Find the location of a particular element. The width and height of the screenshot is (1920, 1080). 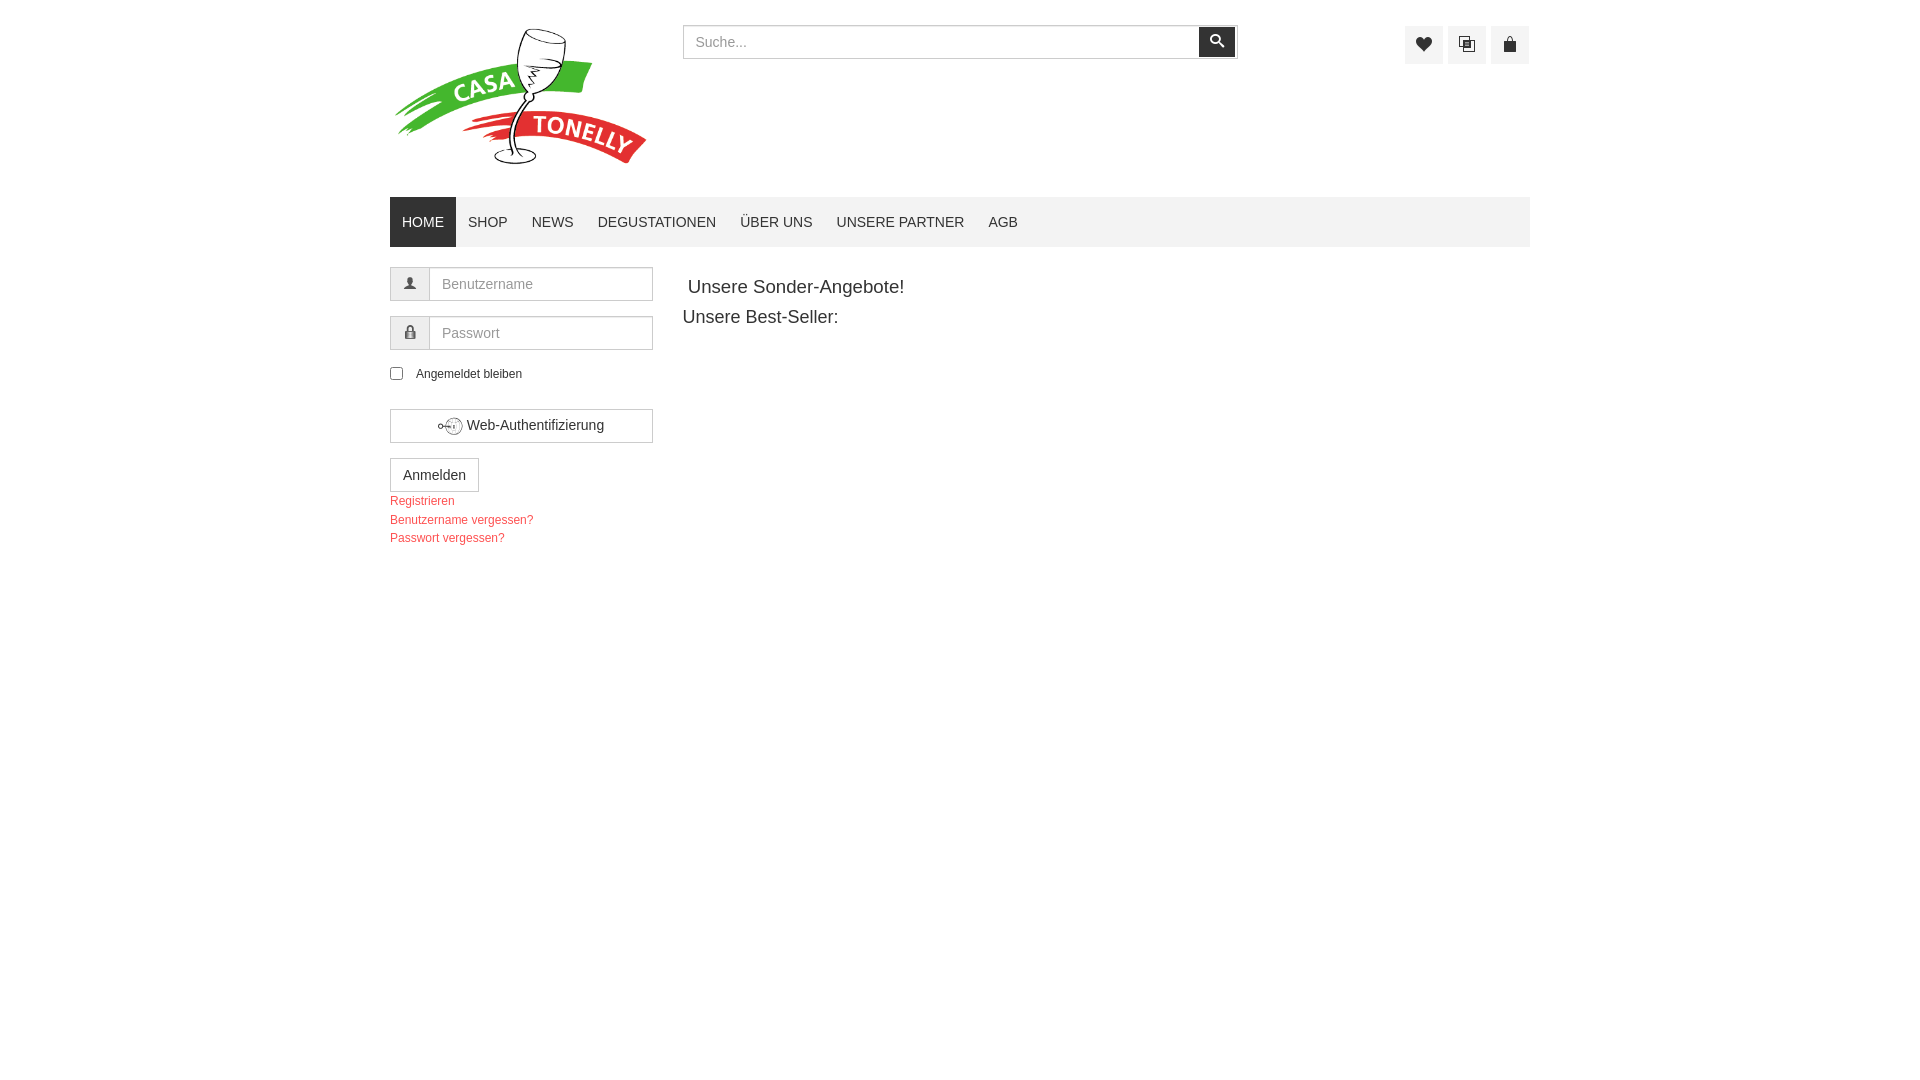

'Benutzername vergessen?' is located at coordinates (460, 519).